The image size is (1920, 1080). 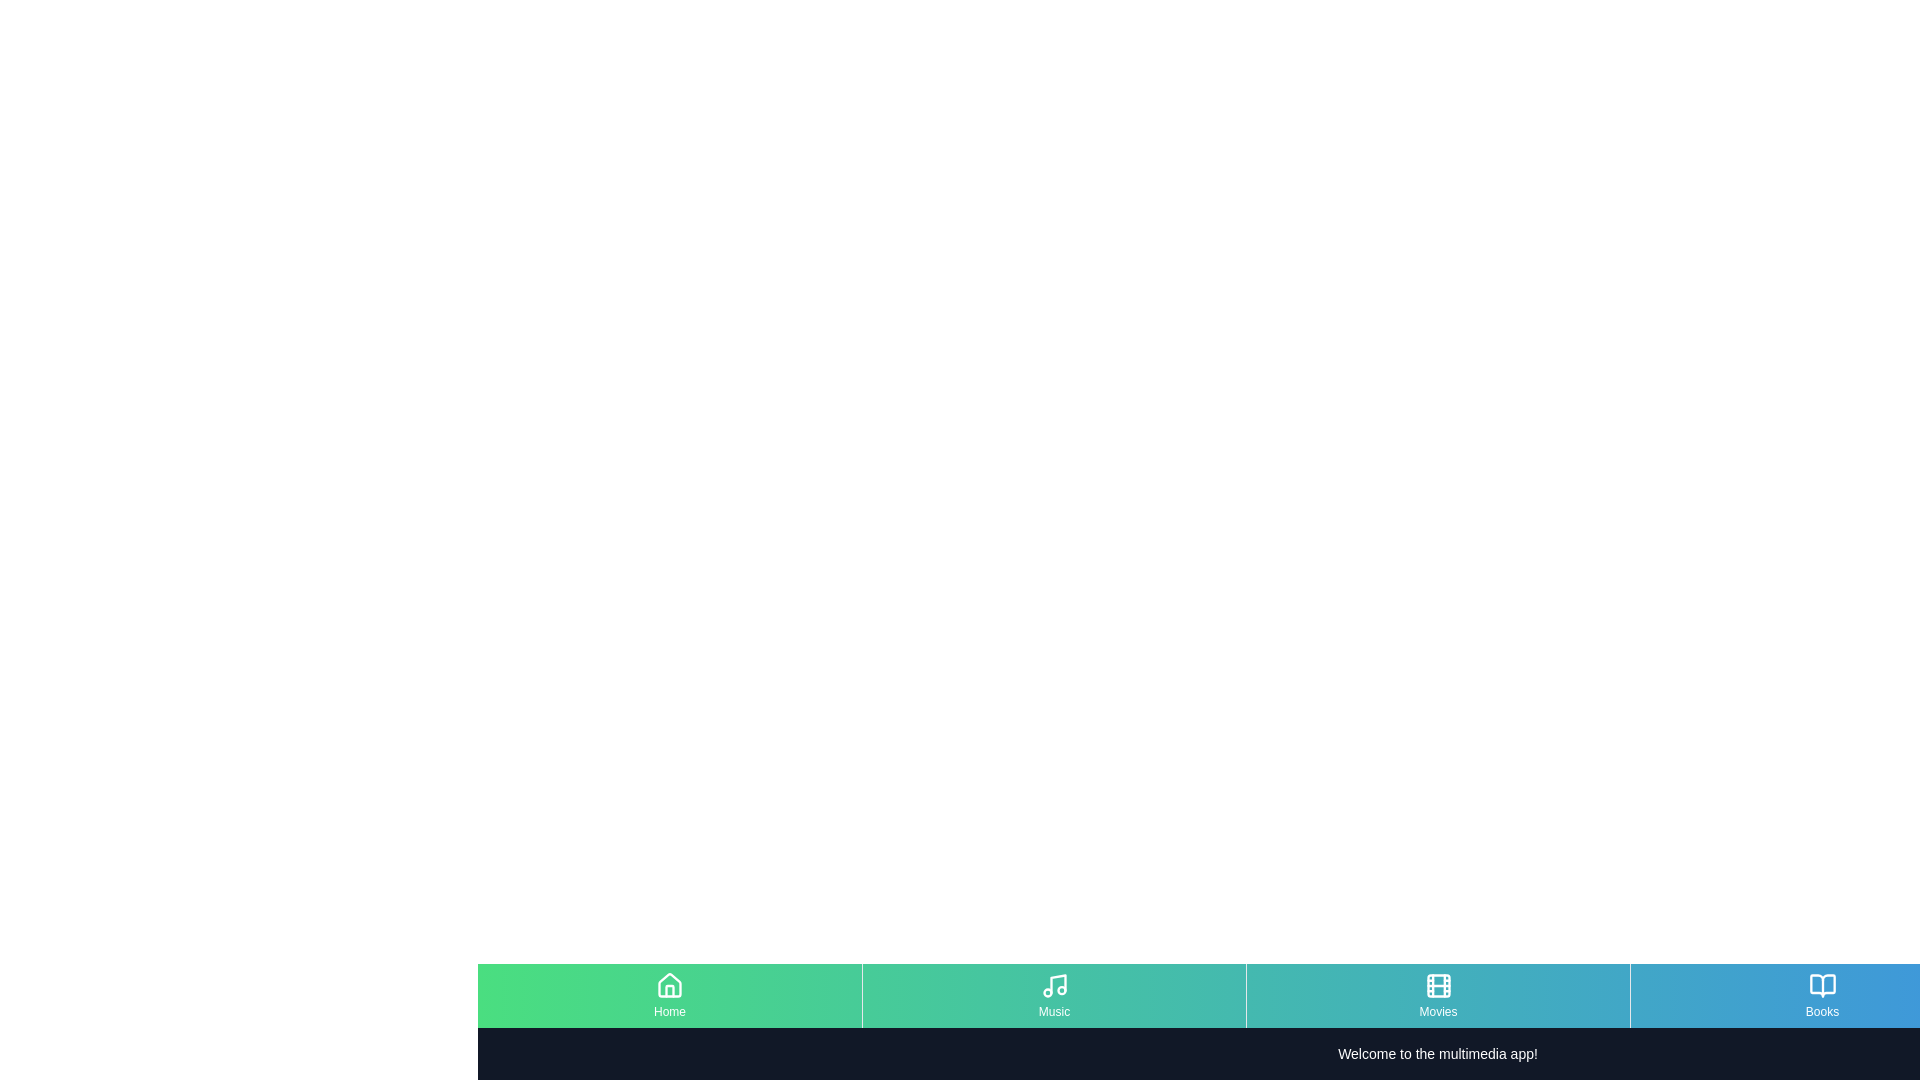 I want to click on the menu item Music to navigate to its content, so click(x=1053, y=995).